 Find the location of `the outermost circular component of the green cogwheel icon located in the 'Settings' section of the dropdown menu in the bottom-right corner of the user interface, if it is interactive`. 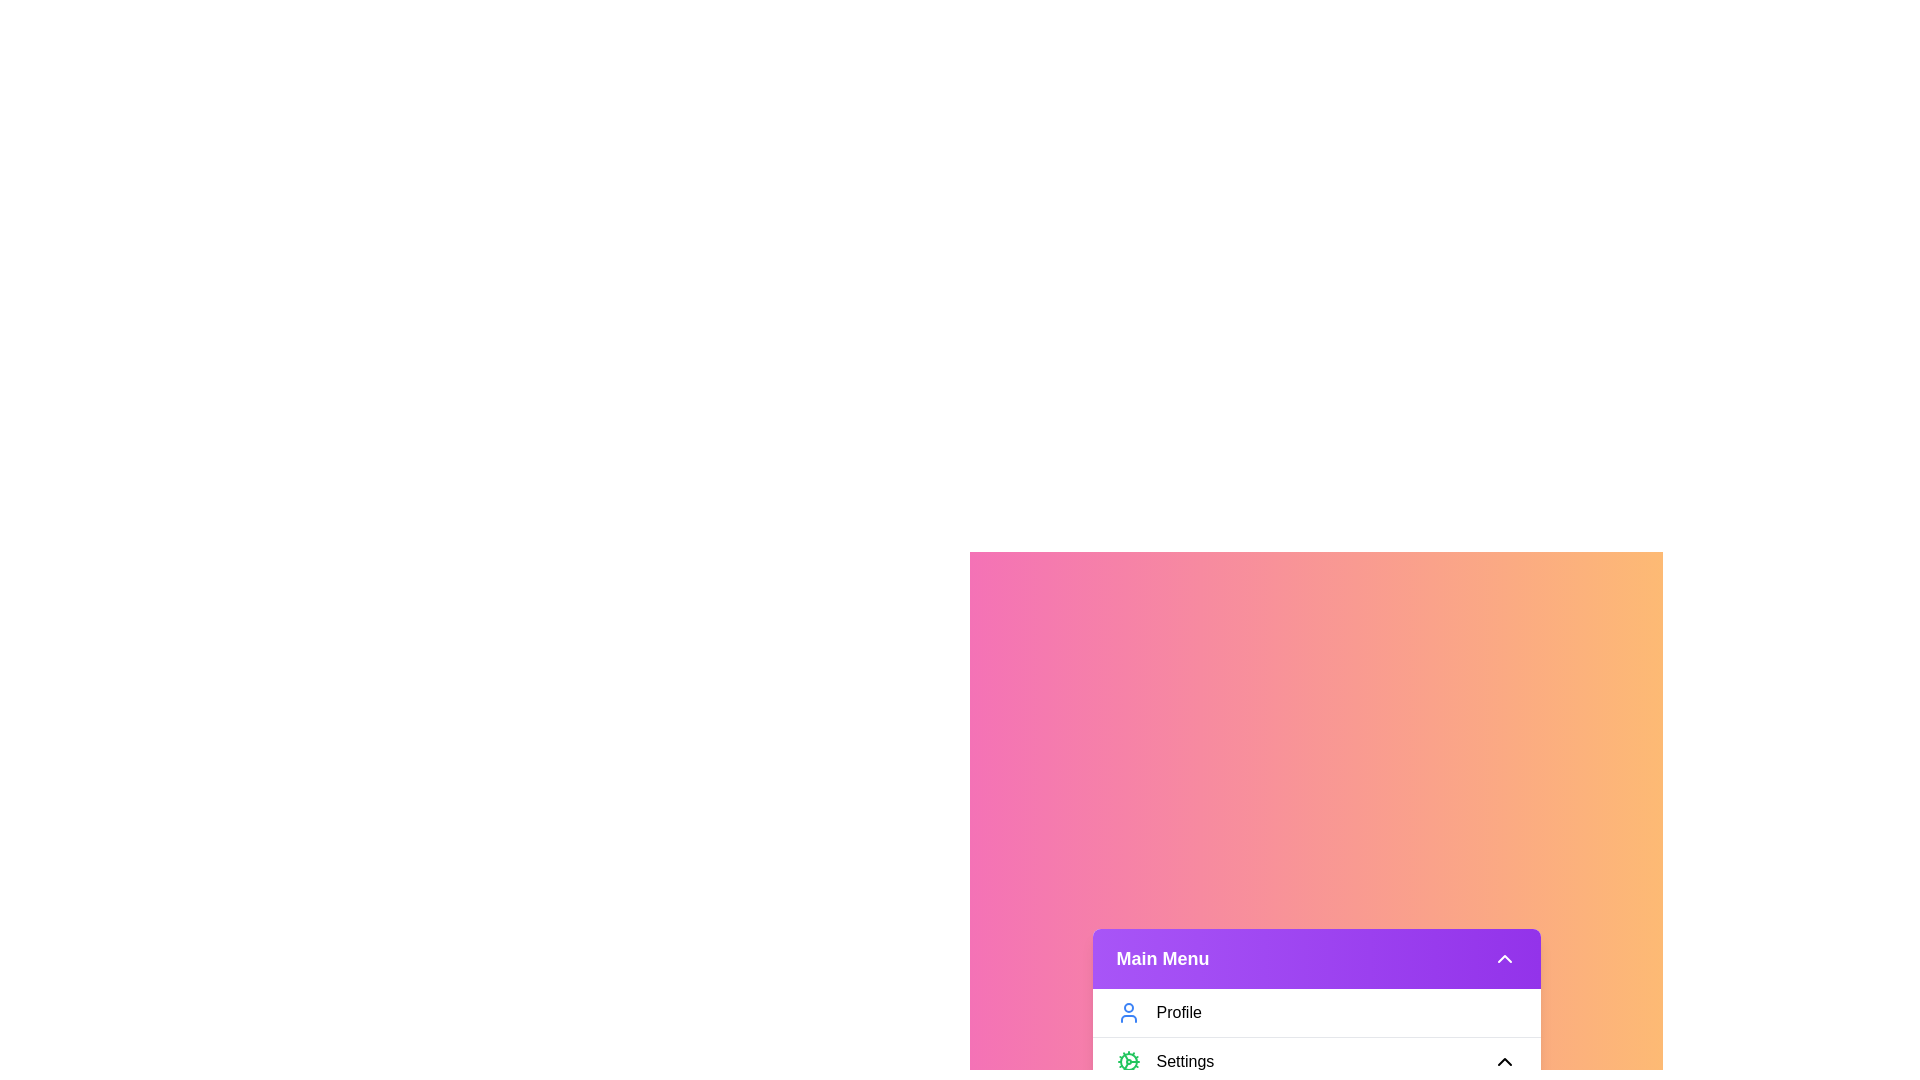

the outermost circular component of the green cogwheel icon located in the 'Settings' section of the dropdown menu in the bottom-right corner of the user interface, if it is interactive is located at coordinates (1128, 1060).